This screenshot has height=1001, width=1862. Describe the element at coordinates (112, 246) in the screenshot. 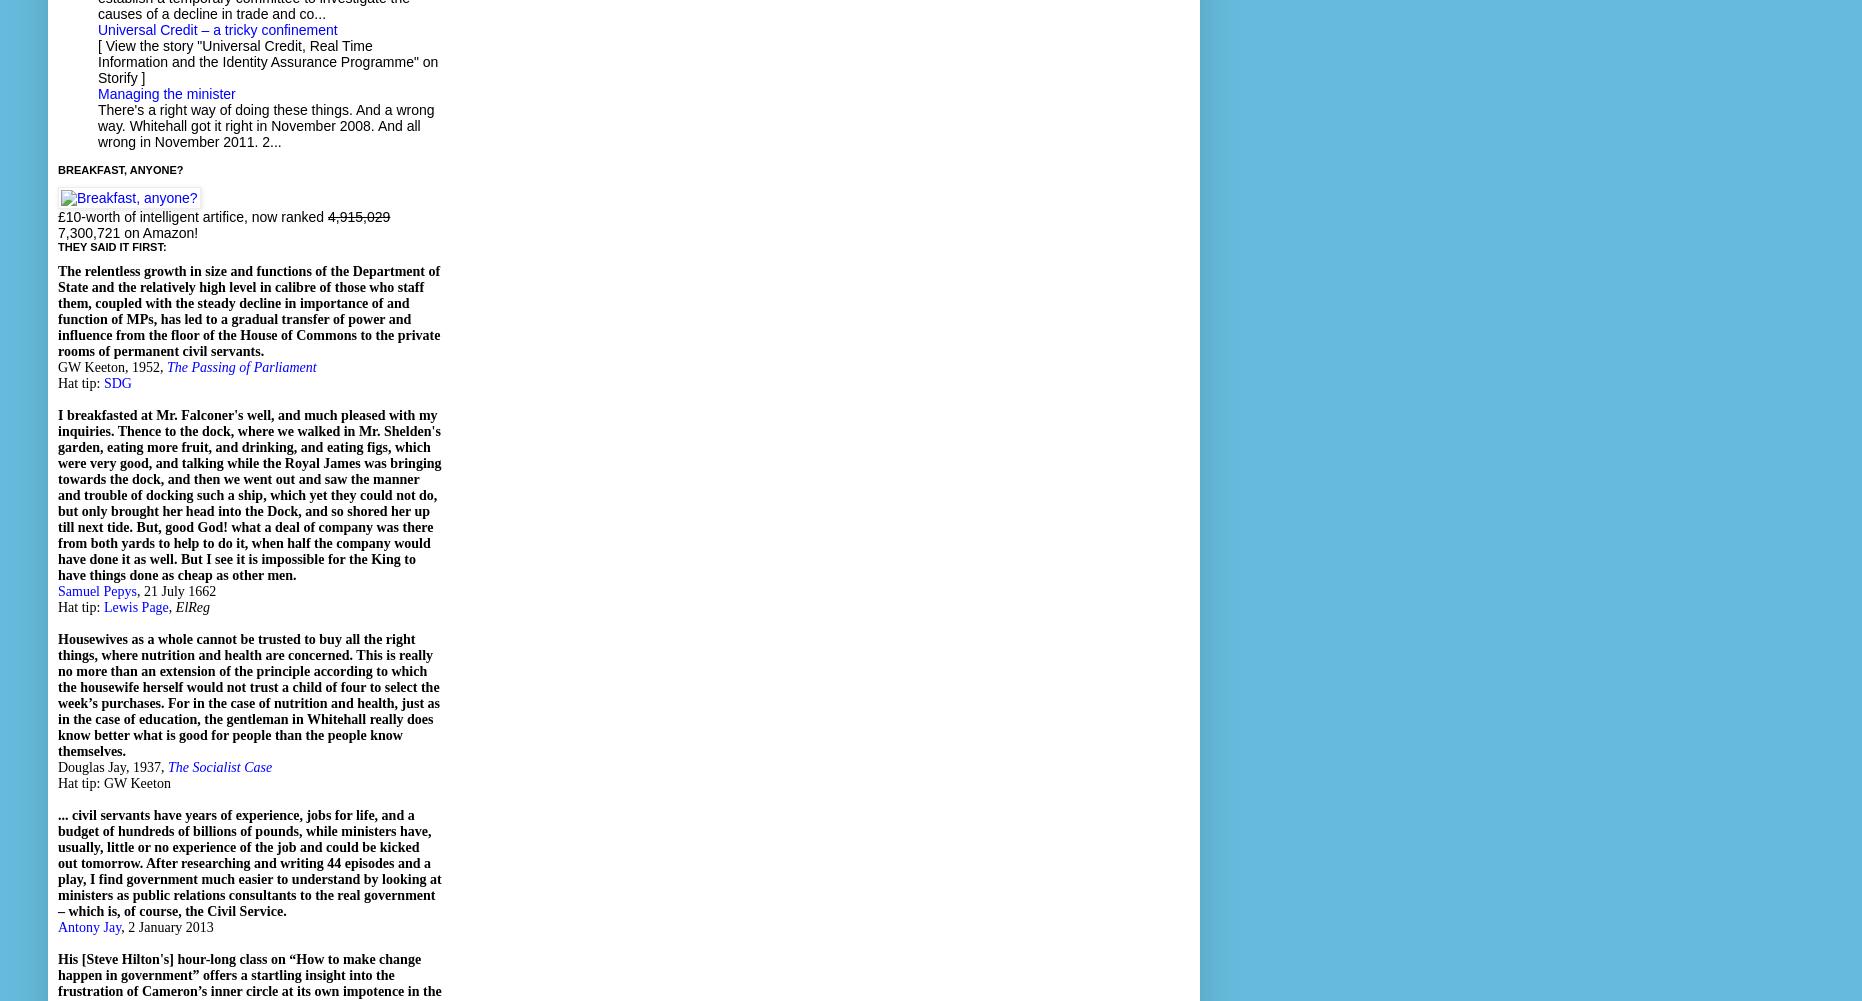

I see `'They said it first:'` at that location.